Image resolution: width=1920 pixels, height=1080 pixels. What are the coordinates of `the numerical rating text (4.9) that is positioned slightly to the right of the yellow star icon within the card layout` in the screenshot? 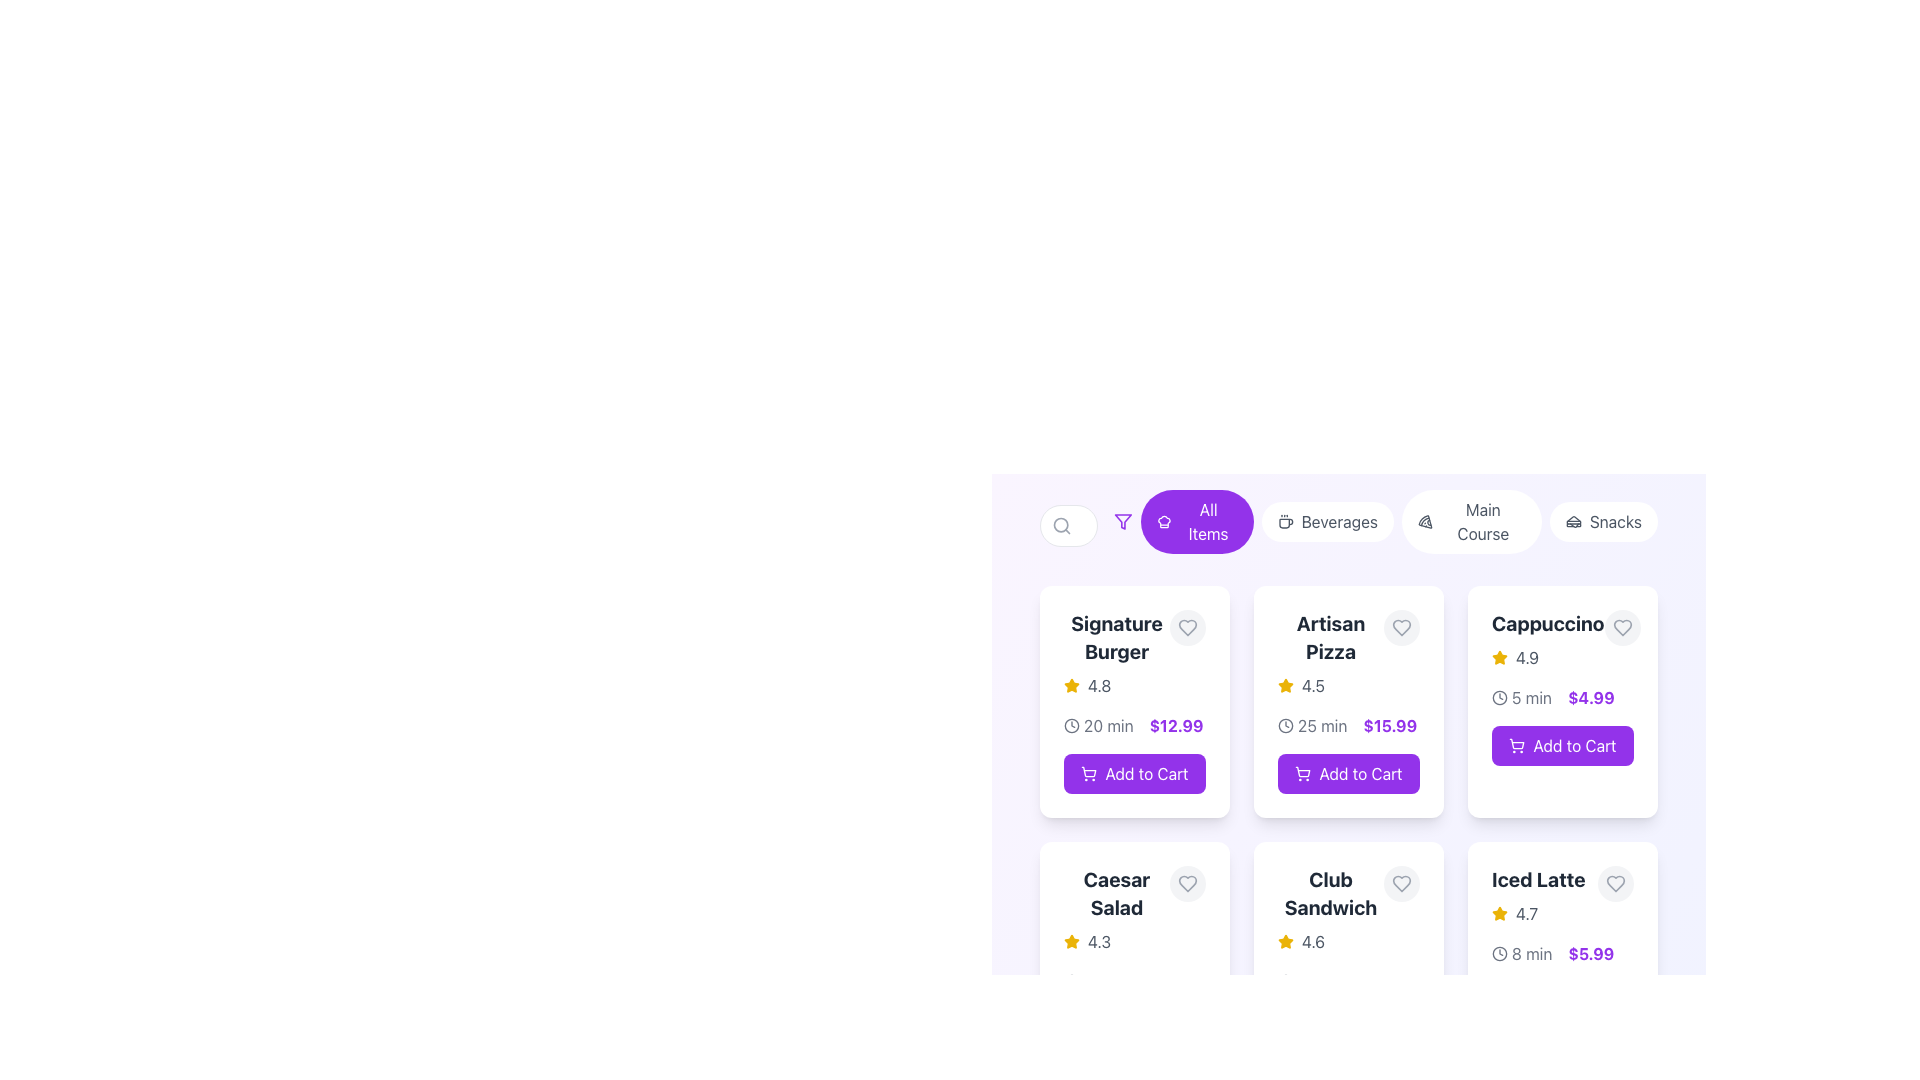 It's located at (1526, 658).